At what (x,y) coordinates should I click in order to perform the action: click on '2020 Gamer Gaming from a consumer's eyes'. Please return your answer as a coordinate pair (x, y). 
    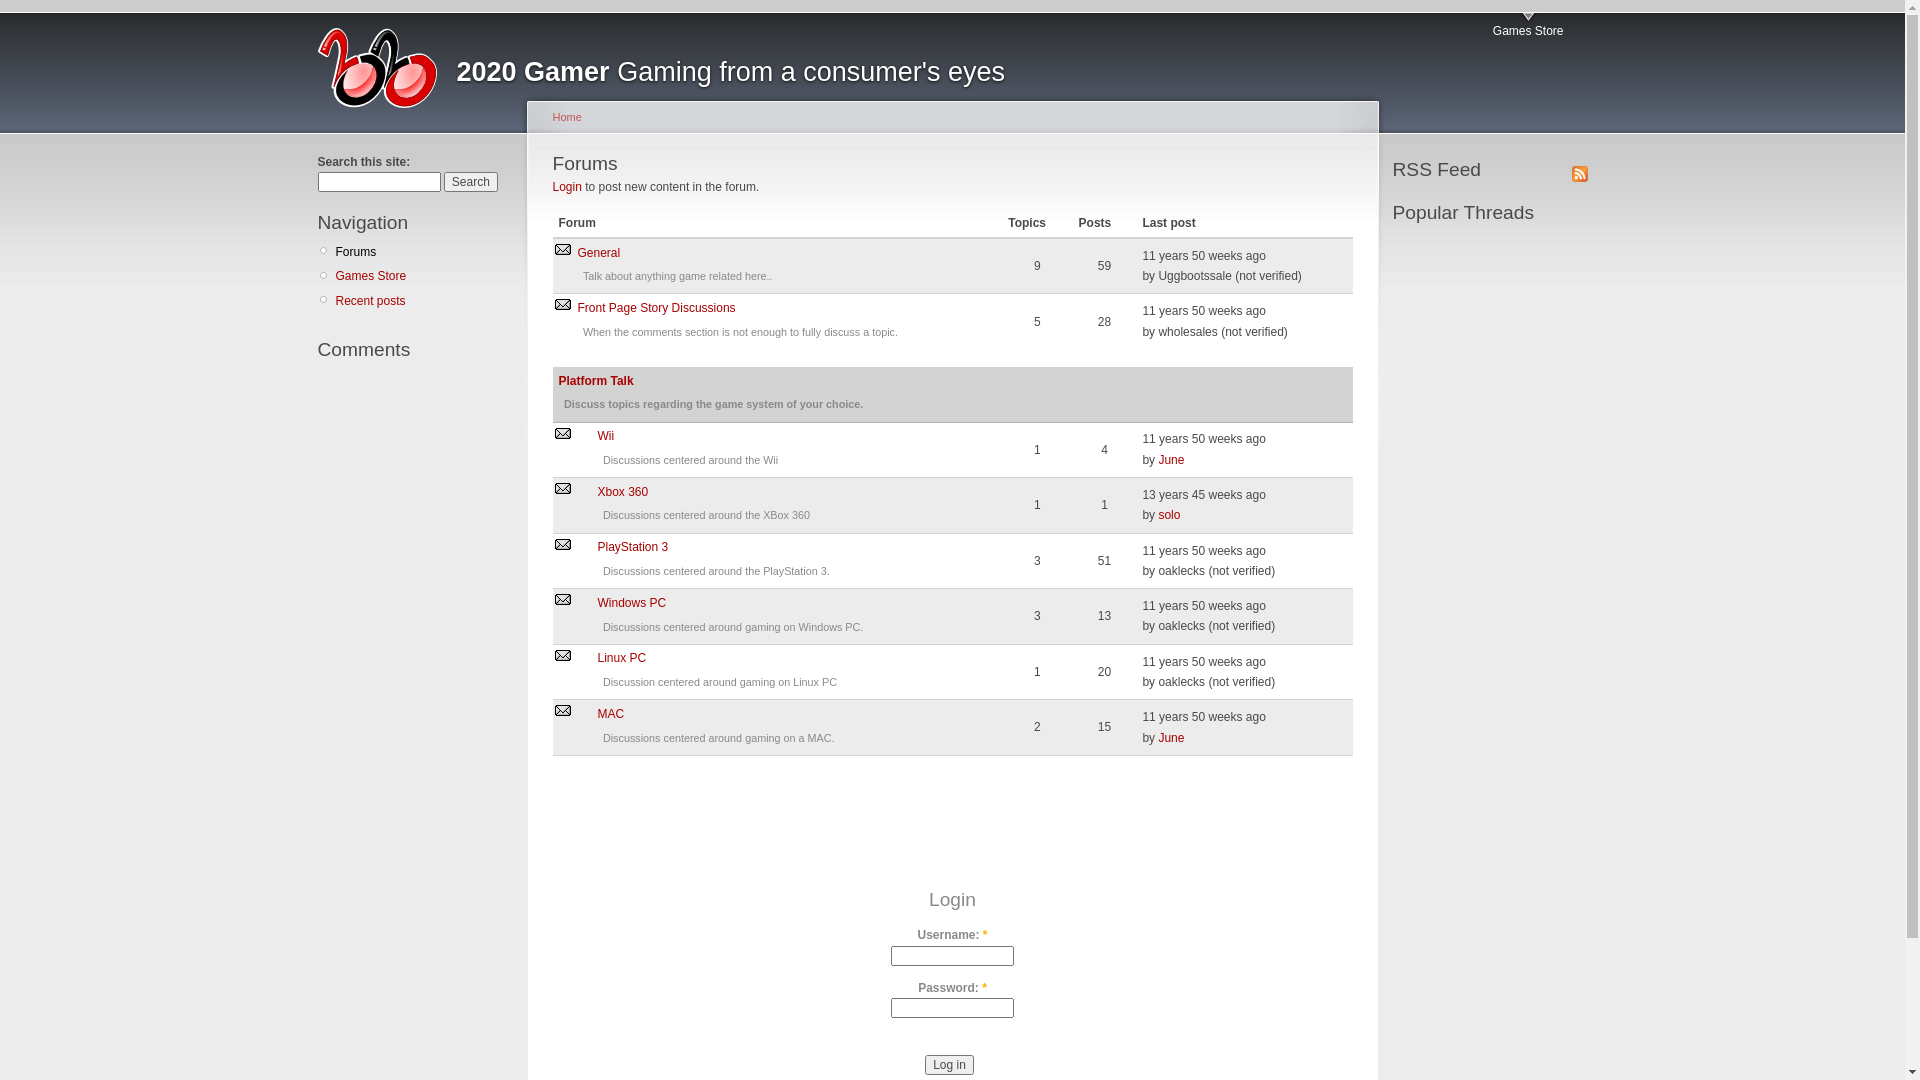
    Looking at the image, I should click on (728, 71).